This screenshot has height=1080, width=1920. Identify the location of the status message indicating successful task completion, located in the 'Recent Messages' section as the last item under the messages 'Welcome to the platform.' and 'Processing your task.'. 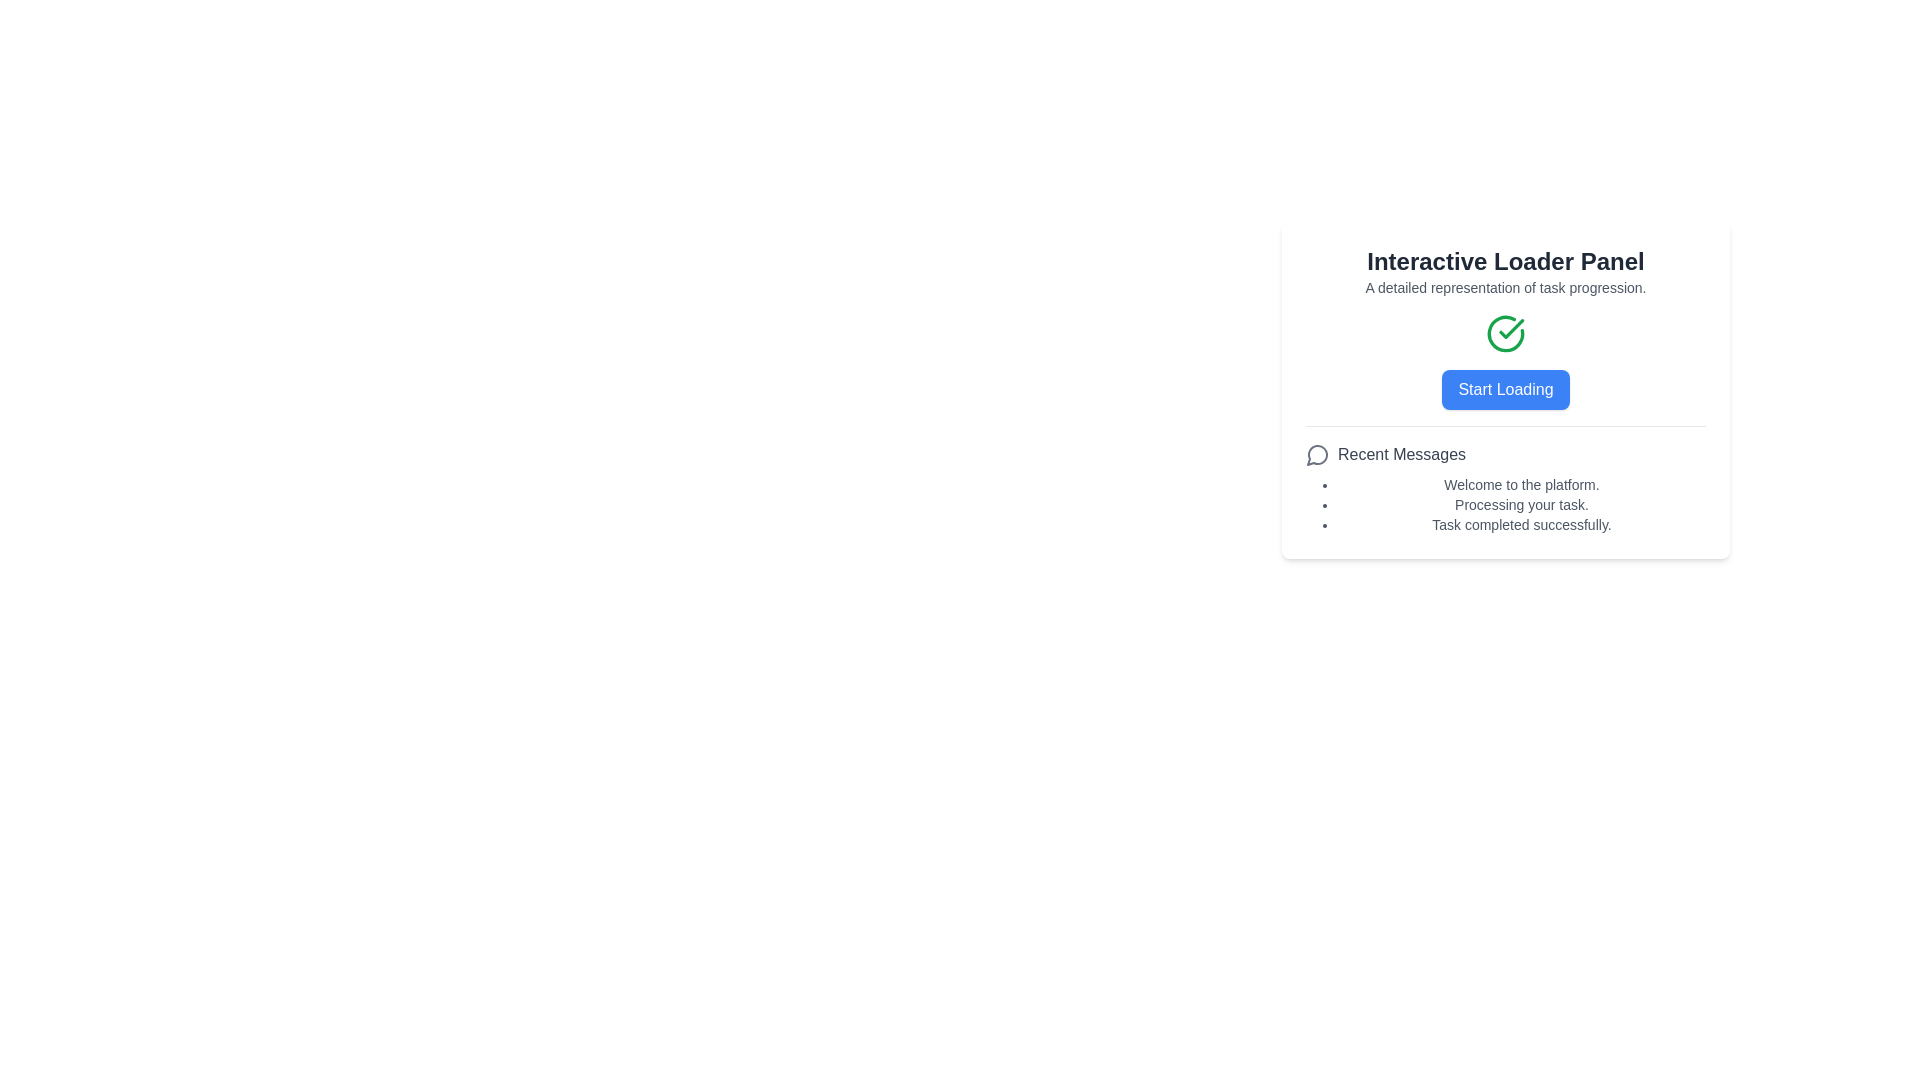
(1520, 523).